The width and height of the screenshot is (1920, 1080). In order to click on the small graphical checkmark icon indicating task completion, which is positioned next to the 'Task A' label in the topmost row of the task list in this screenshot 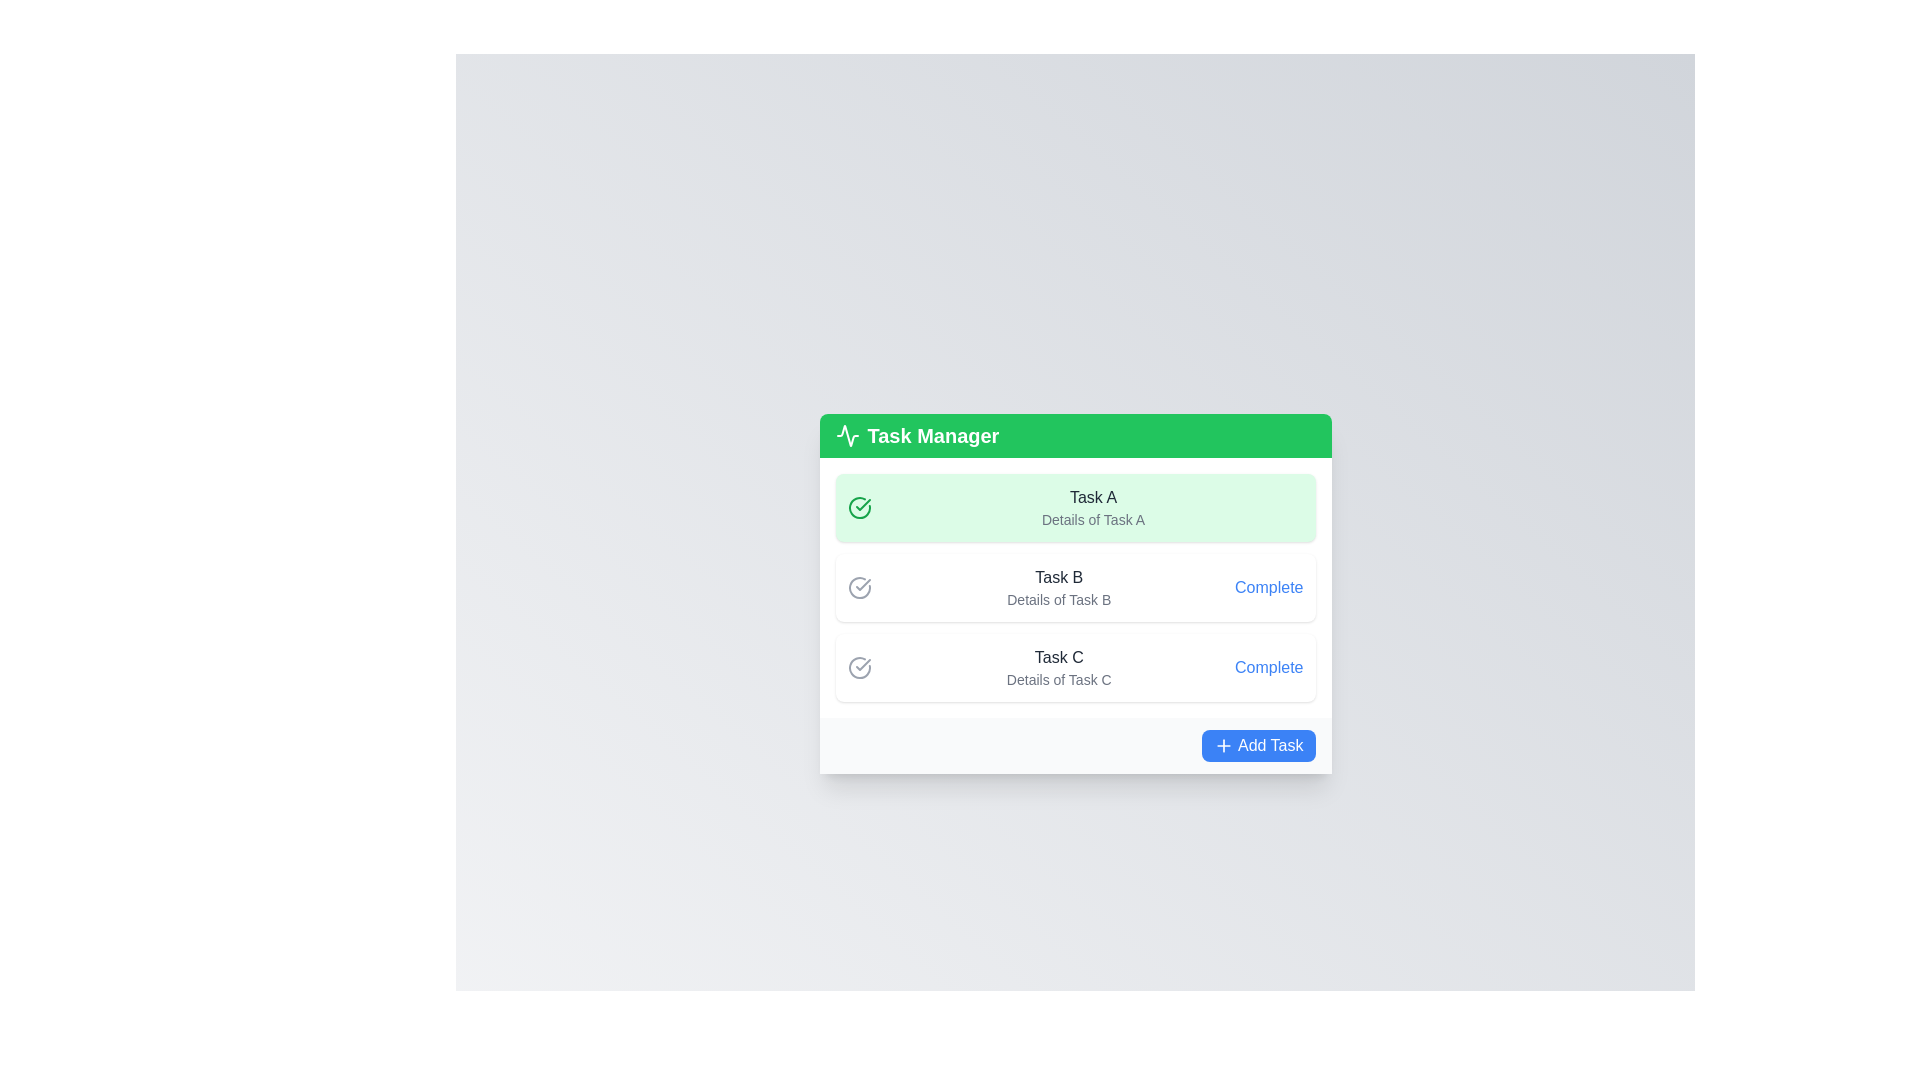, I will do `click(863, 585)`.